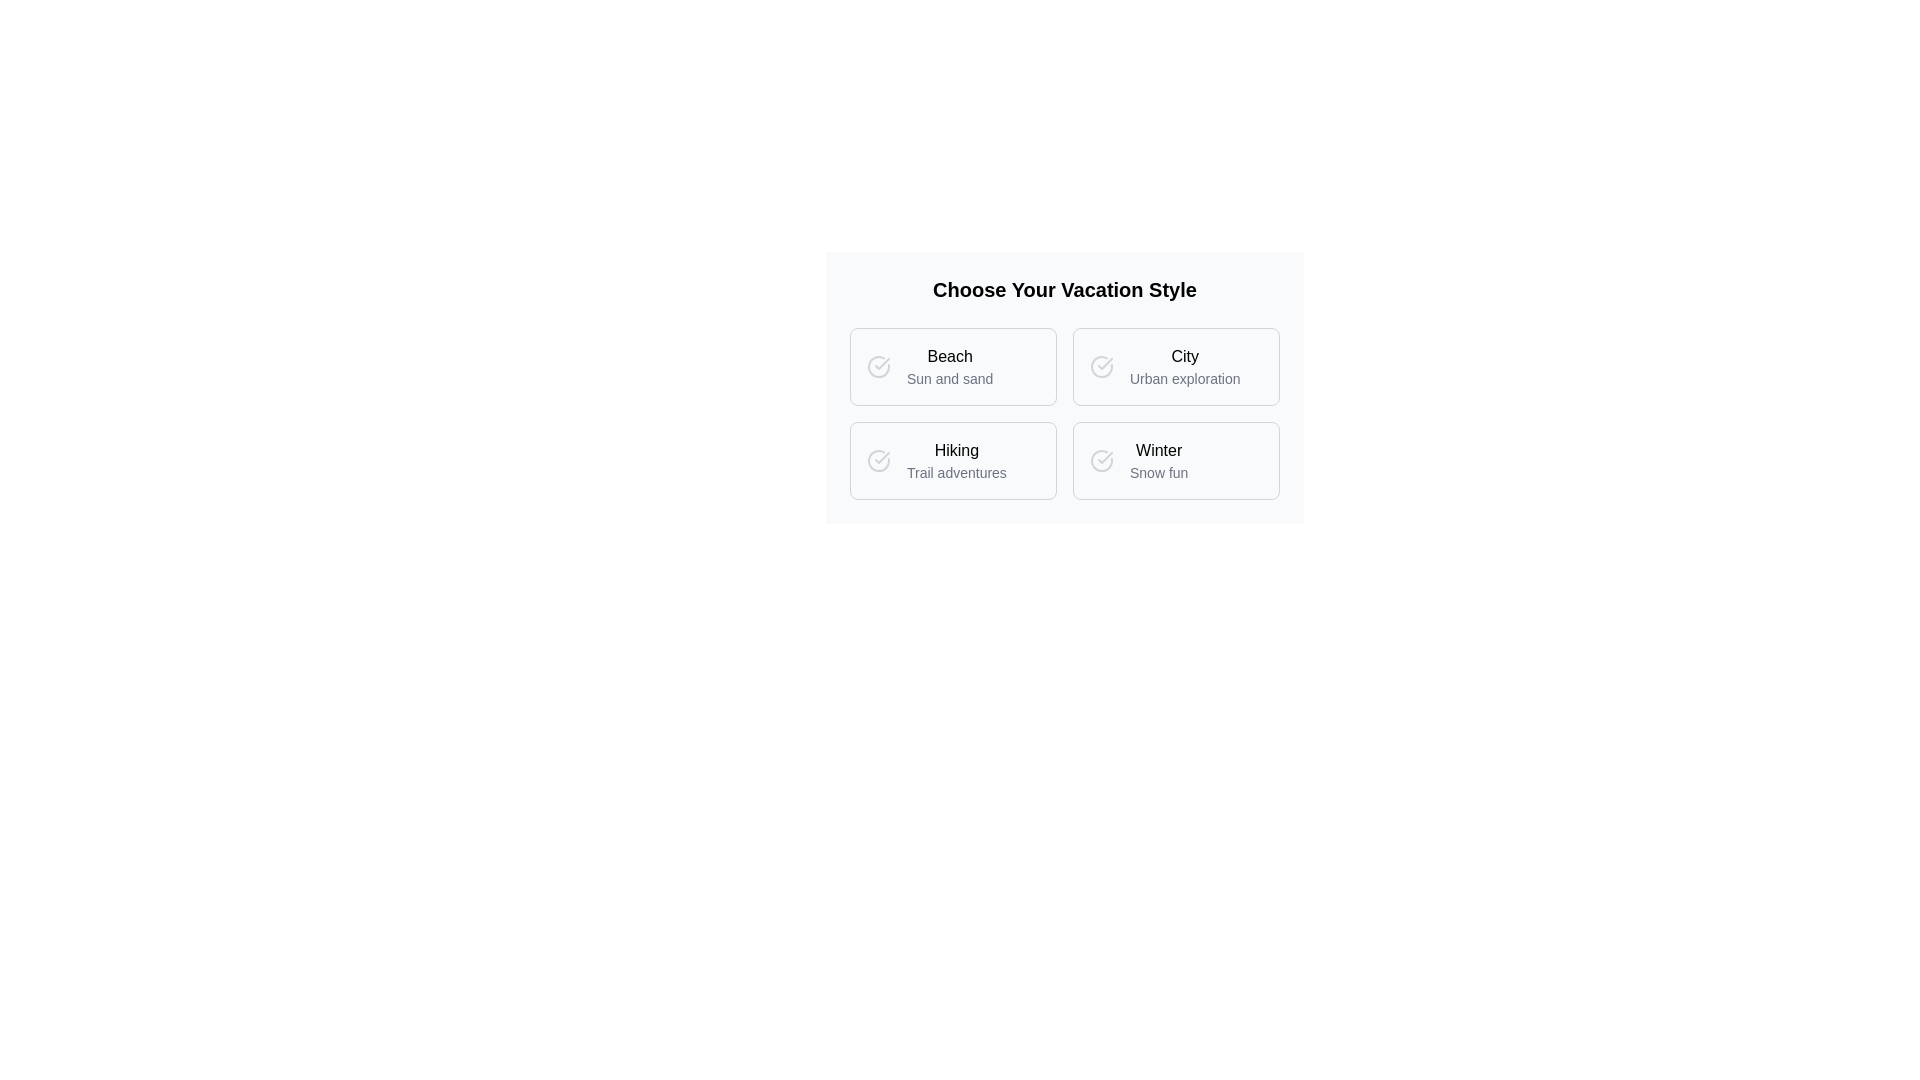 The height and width of the screenshot is (1080, 1920). Describe the element at coordinates (1185, 366) in the screenshot. I see `the selectable option for the category 'City', which describes 'Urban exploration', located in the second position of the top row within a 2x2 grid layout` at that location.